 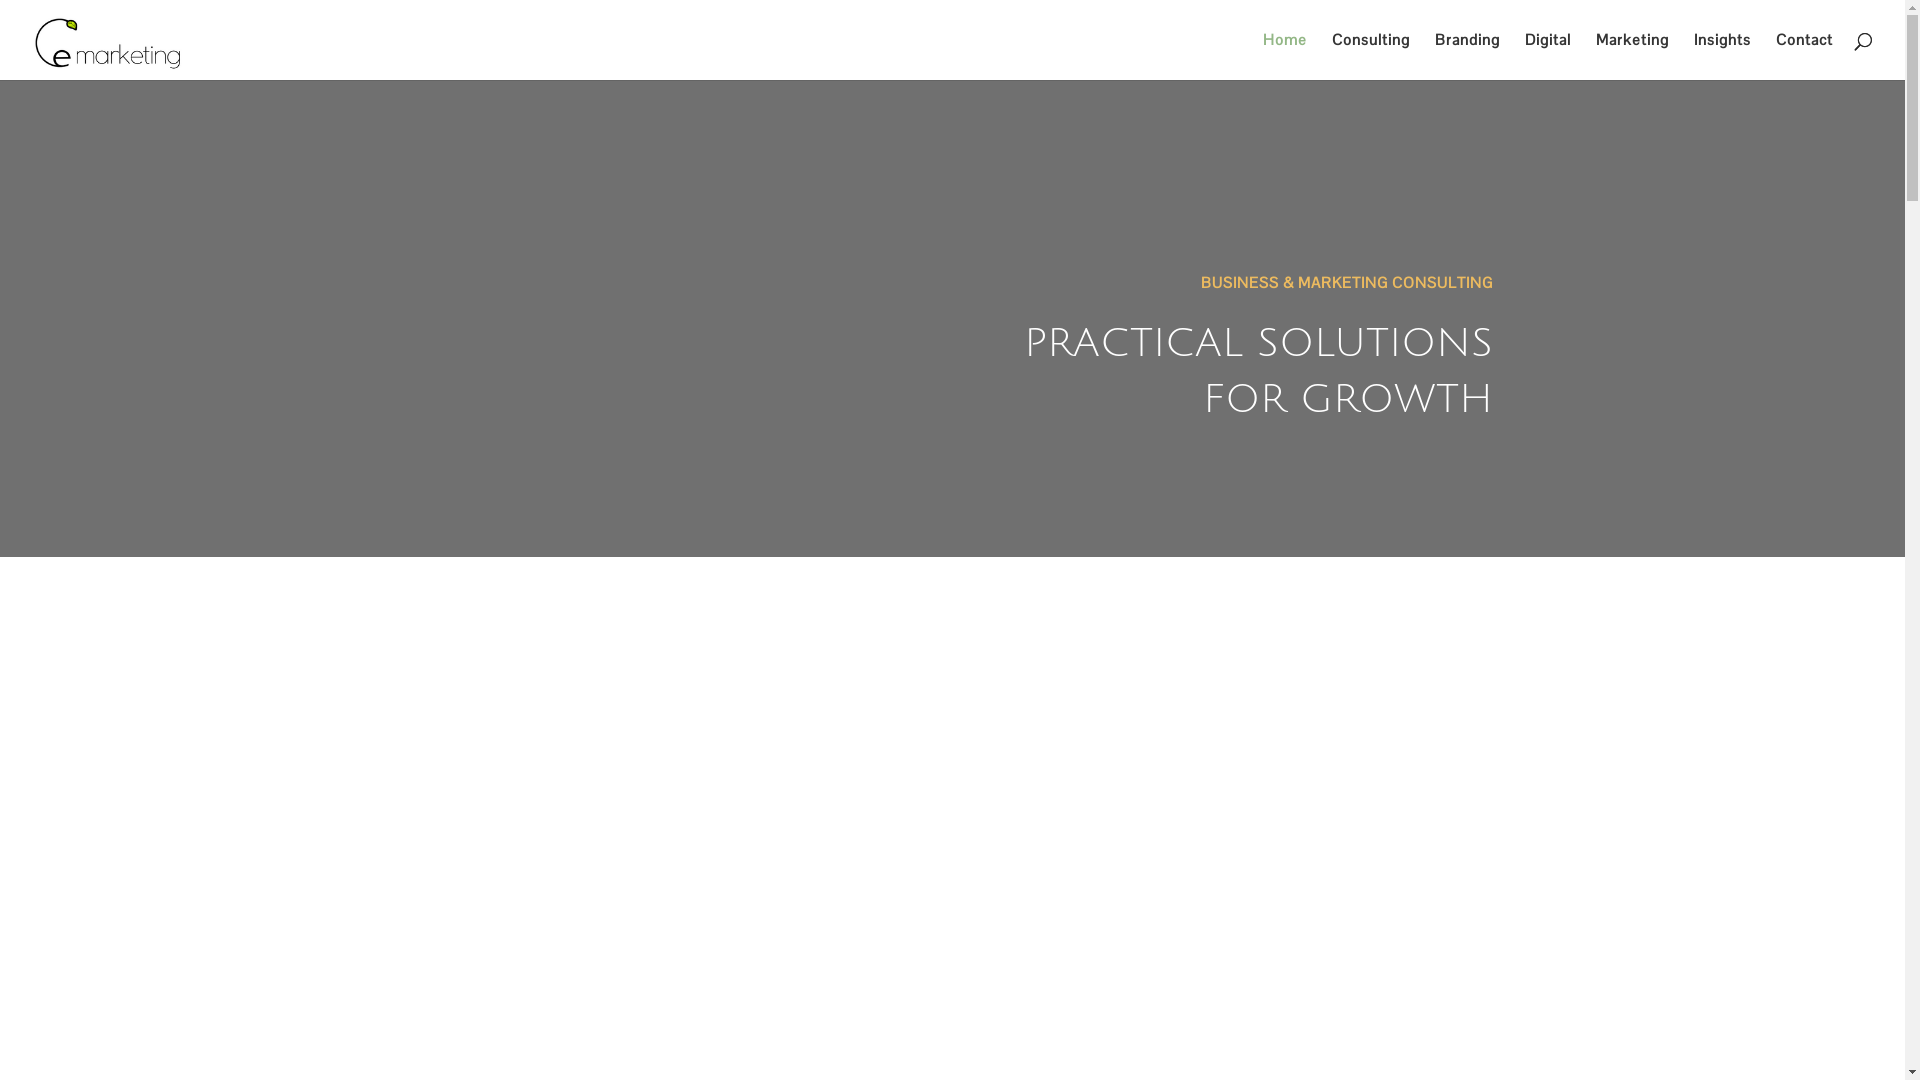 What do you see at coordinates (1524, 55) in the screenshot?
I see `'Digital'` at bounding box center [1524, 55].